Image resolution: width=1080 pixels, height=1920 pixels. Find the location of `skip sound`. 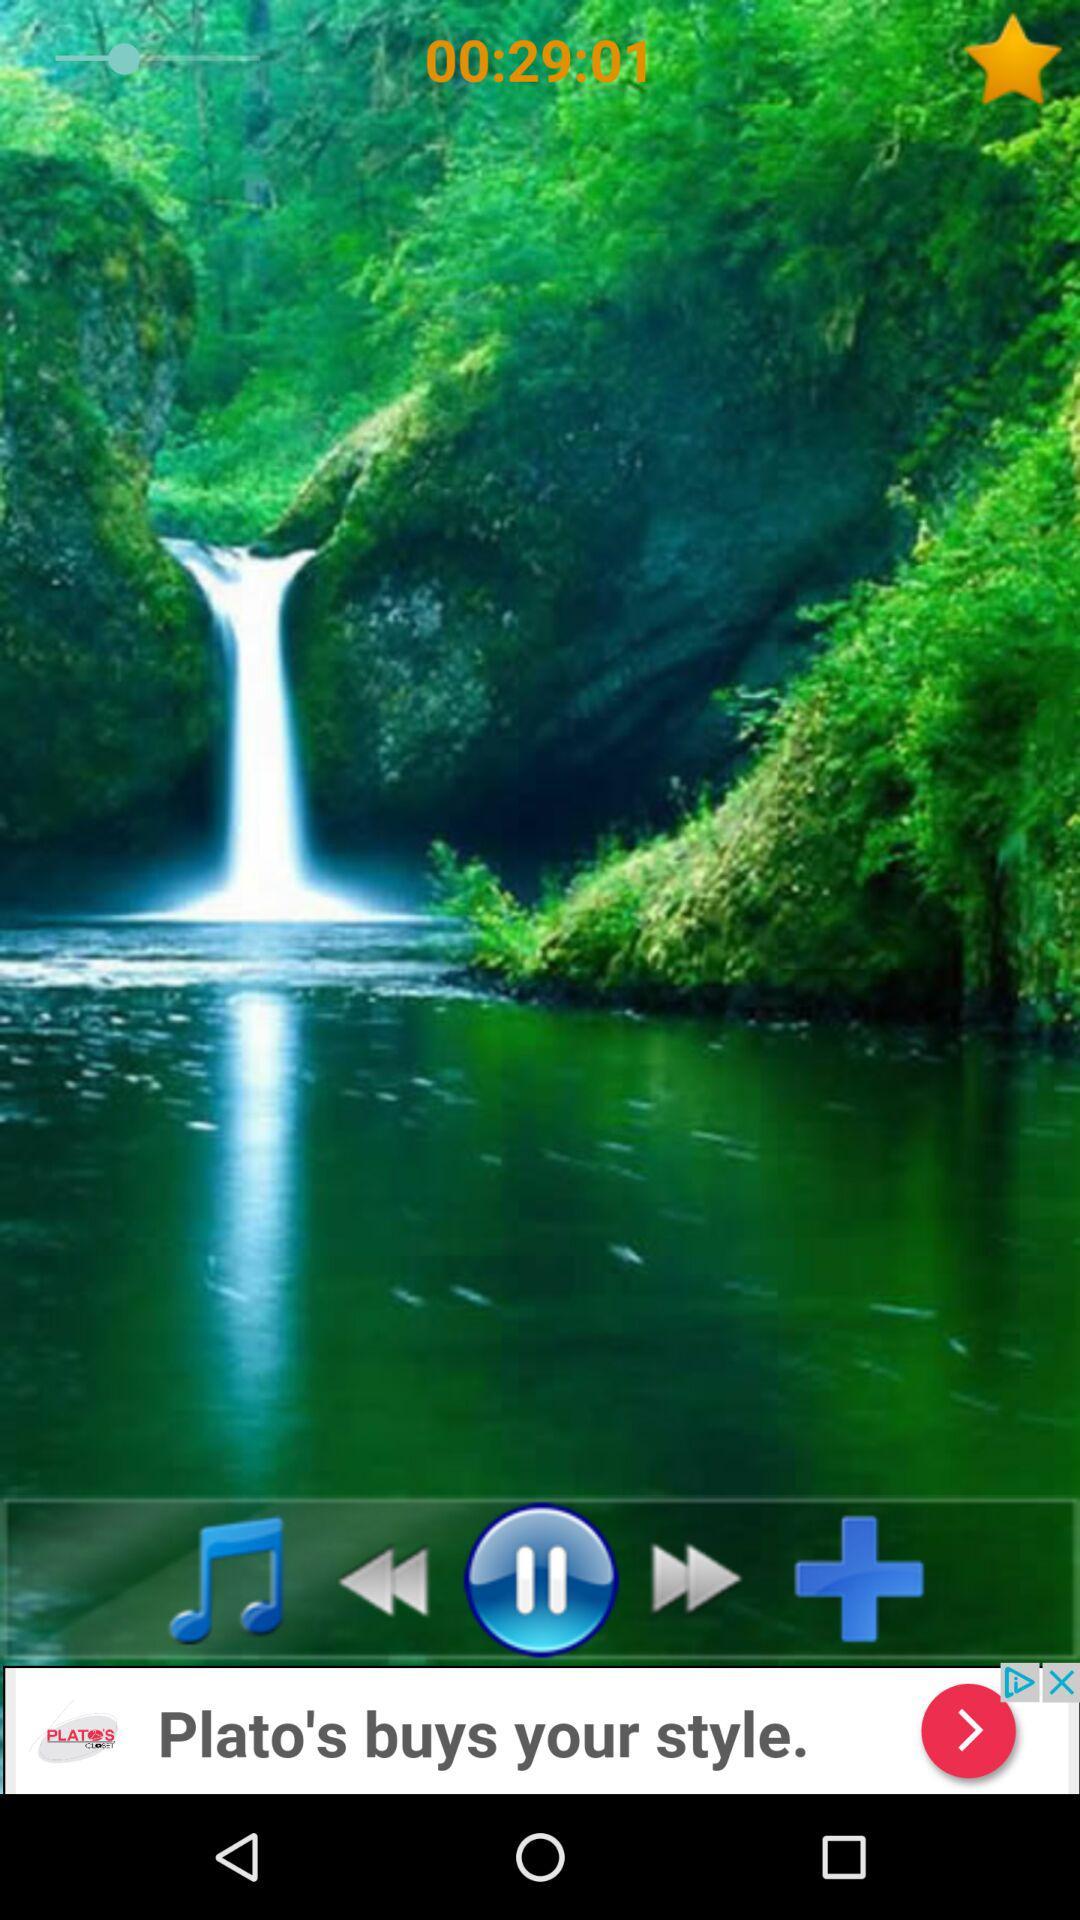

skip sound is located at coordinates (707, 1577).